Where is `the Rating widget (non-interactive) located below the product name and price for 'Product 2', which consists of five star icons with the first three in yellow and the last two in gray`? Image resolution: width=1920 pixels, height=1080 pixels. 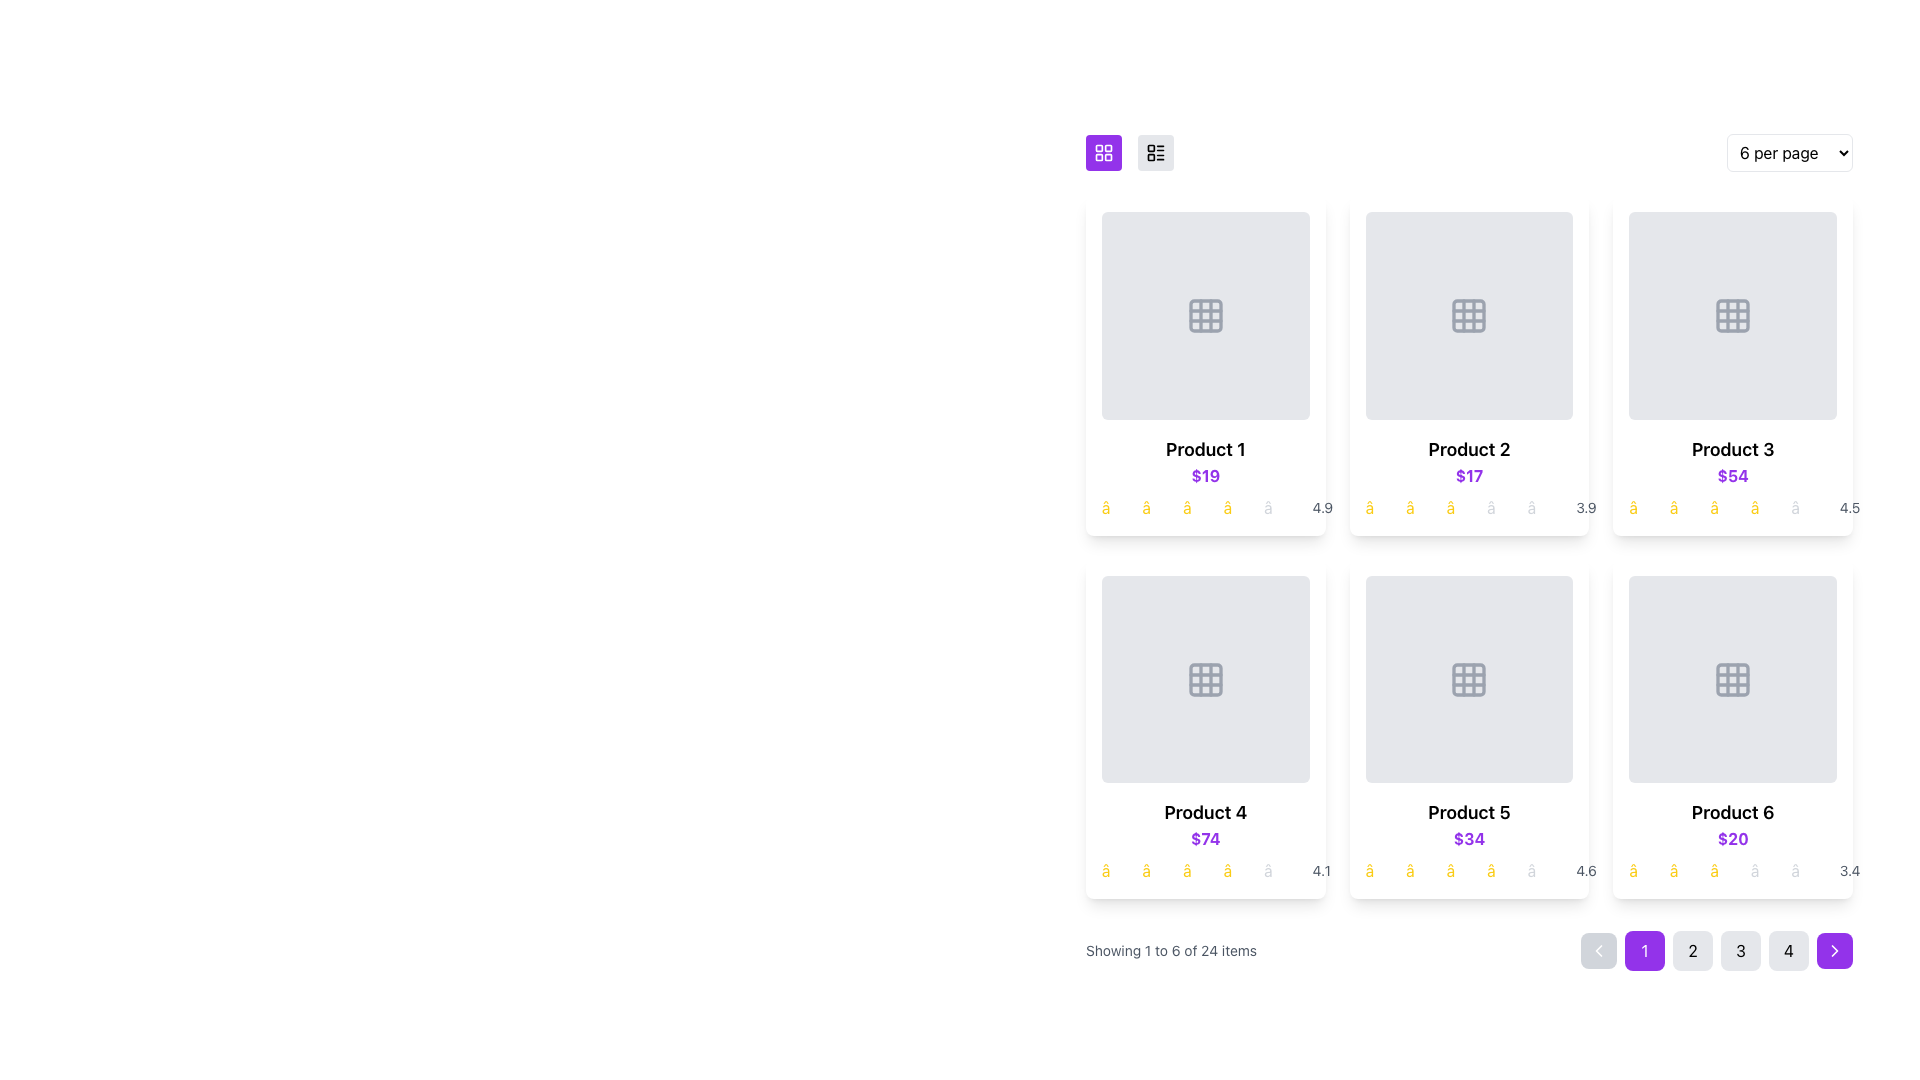 the Rating widget (non-interactive) located below the product name and price for 'Product 2', which consists of five star icons with the first three in yellow and the last two in gray is located at coordinates (1466, 506).